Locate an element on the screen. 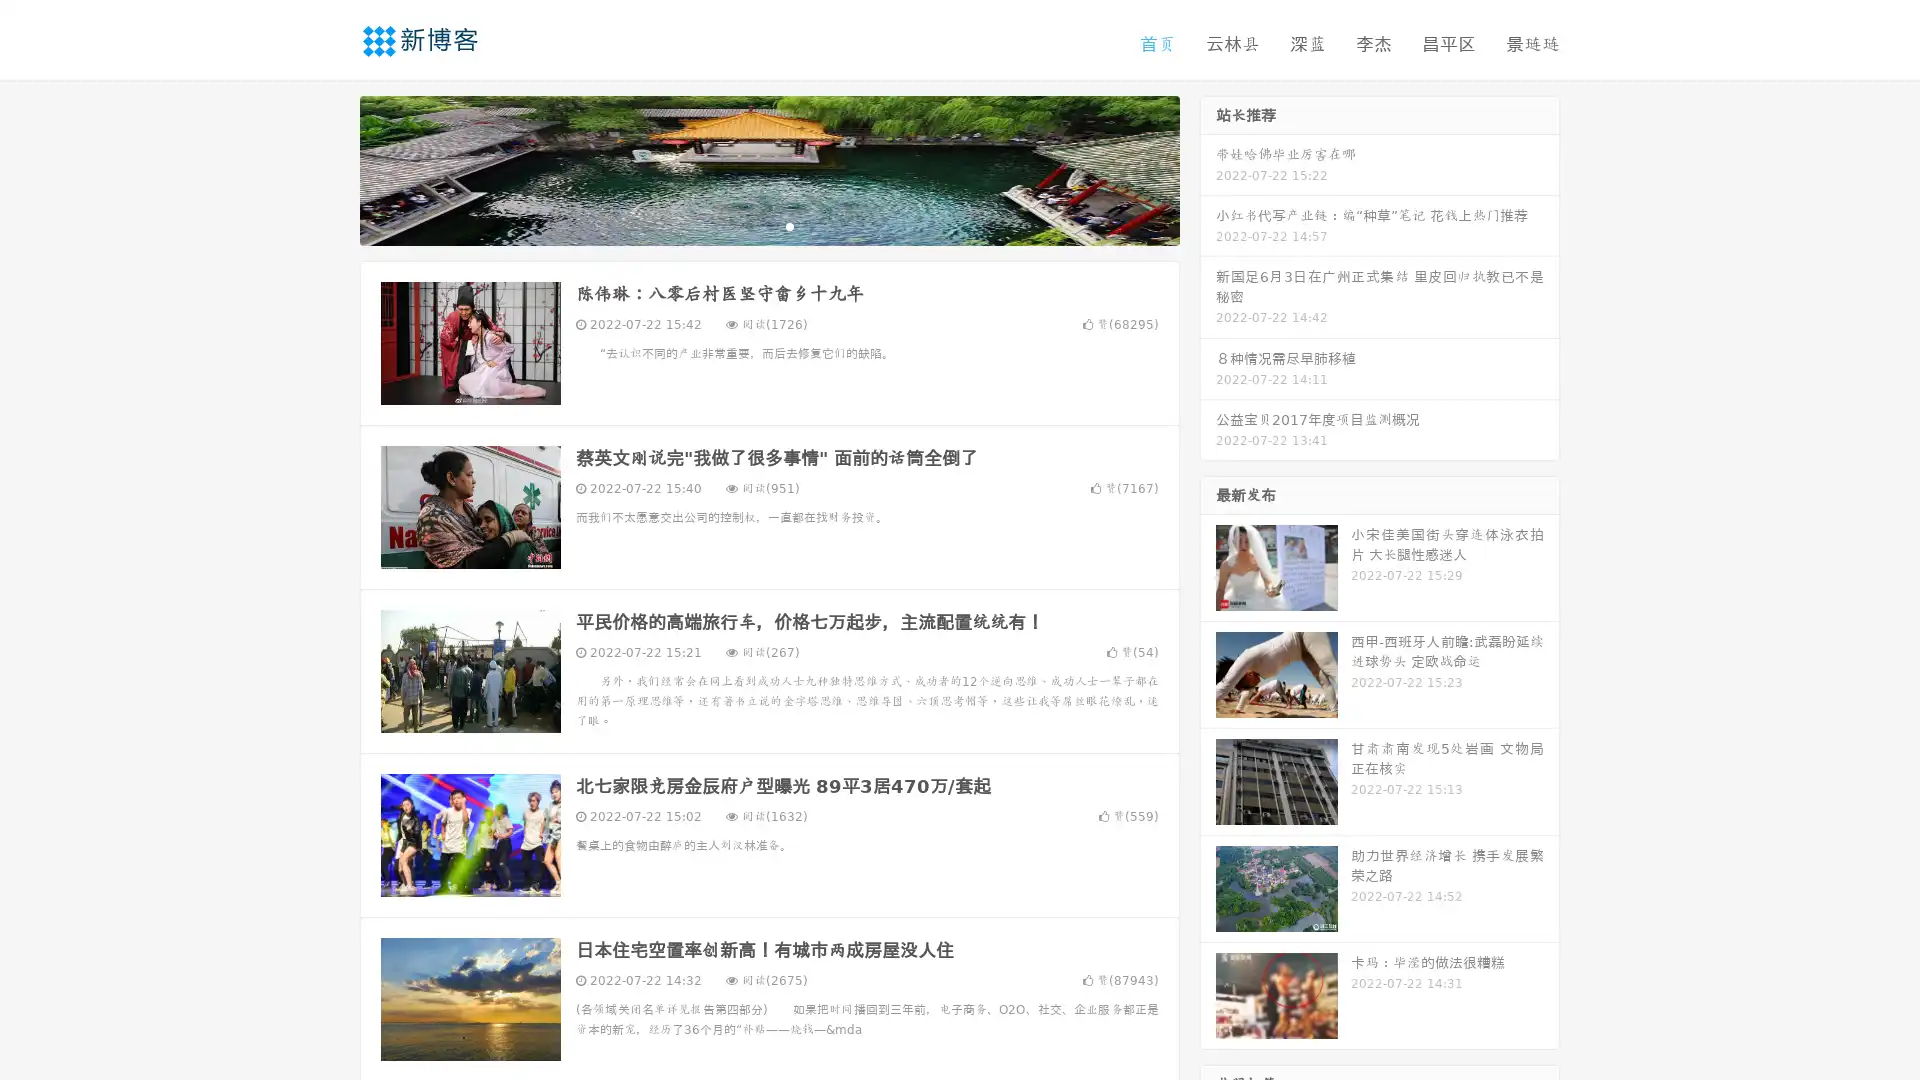 The height and width of the screenshot is (1080, 1920). Go to slide 3 is located at coordinates (789, 225).